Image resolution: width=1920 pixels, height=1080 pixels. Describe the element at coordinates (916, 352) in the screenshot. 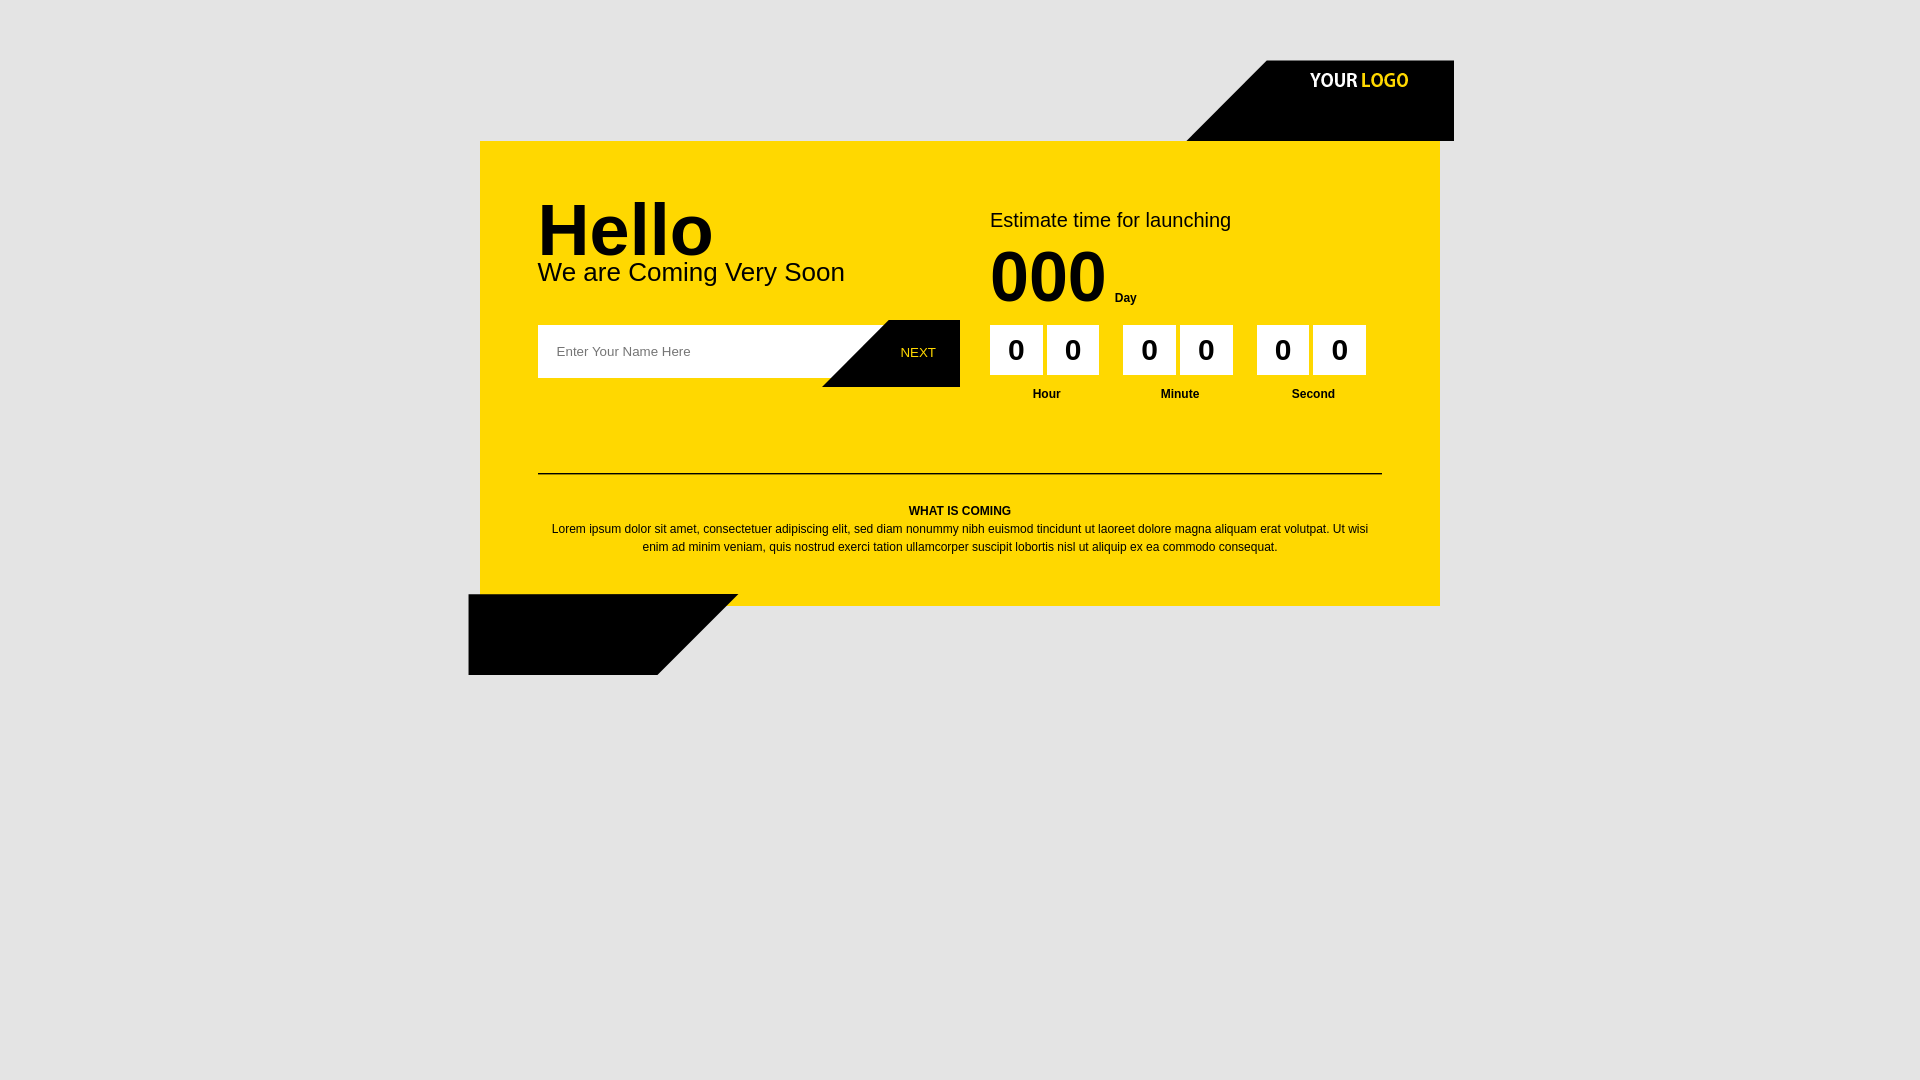

I see `'Next'` at that location.